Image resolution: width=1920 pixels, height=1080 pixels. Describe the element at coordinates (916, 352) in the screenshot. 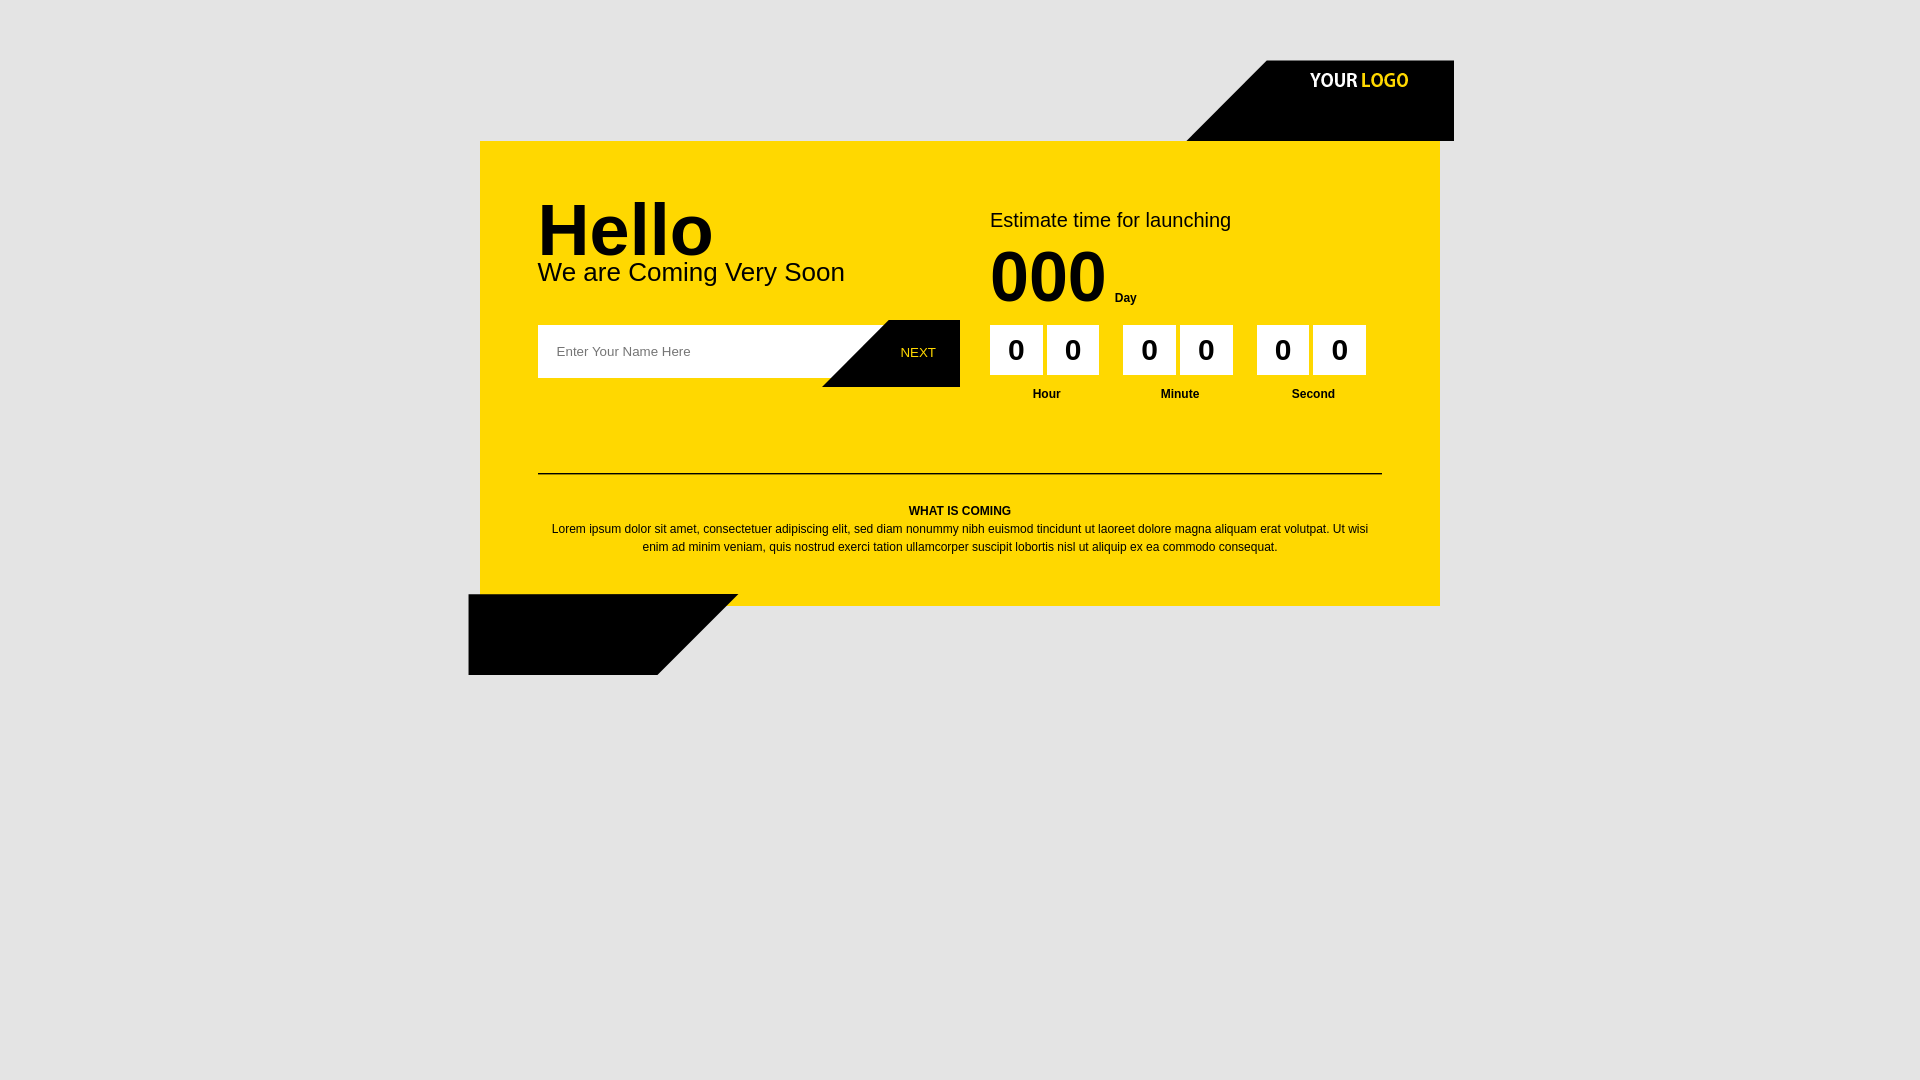

I see `'Next'` at that location.